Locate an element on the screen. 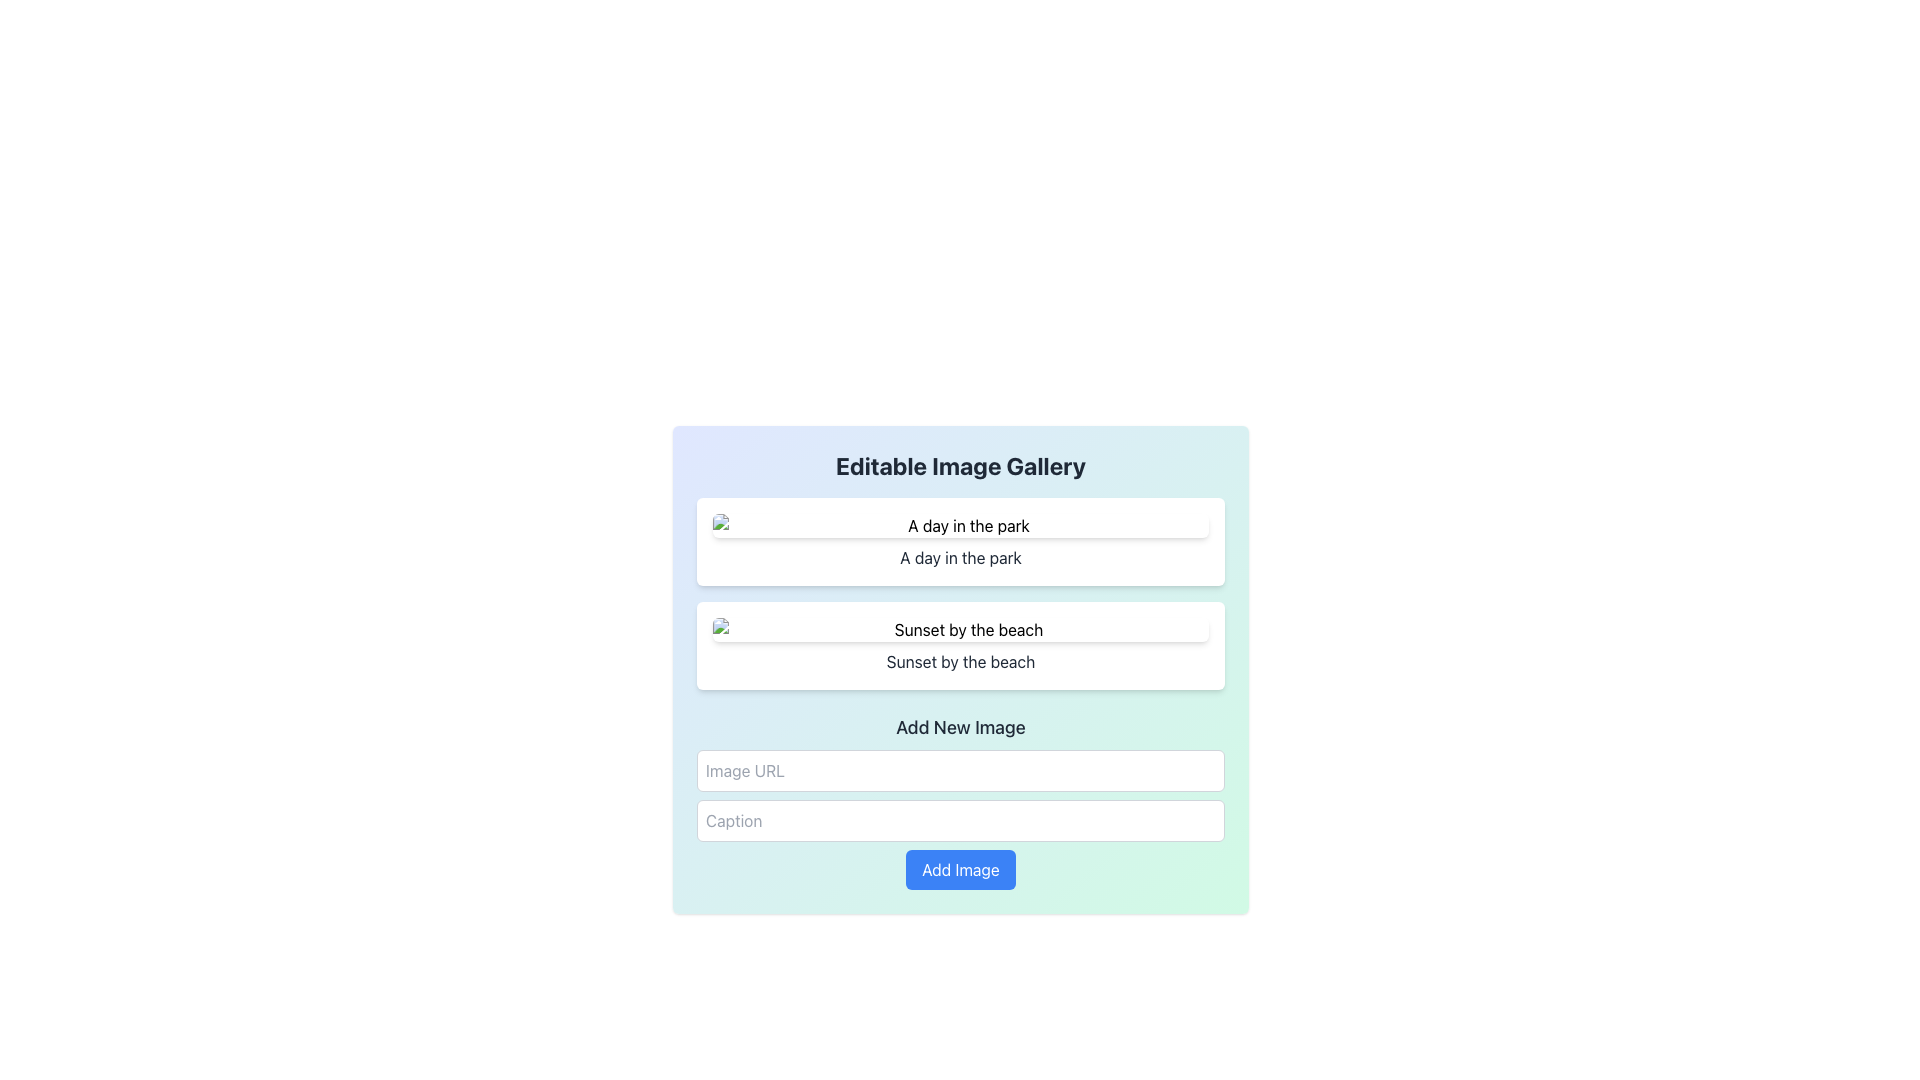 The height and width of the screenshot is (1080, 1920). the rectangular image placeholder with a rounded border and shadow effect in the editable image gallery interface is located at coordinates (960, 524).